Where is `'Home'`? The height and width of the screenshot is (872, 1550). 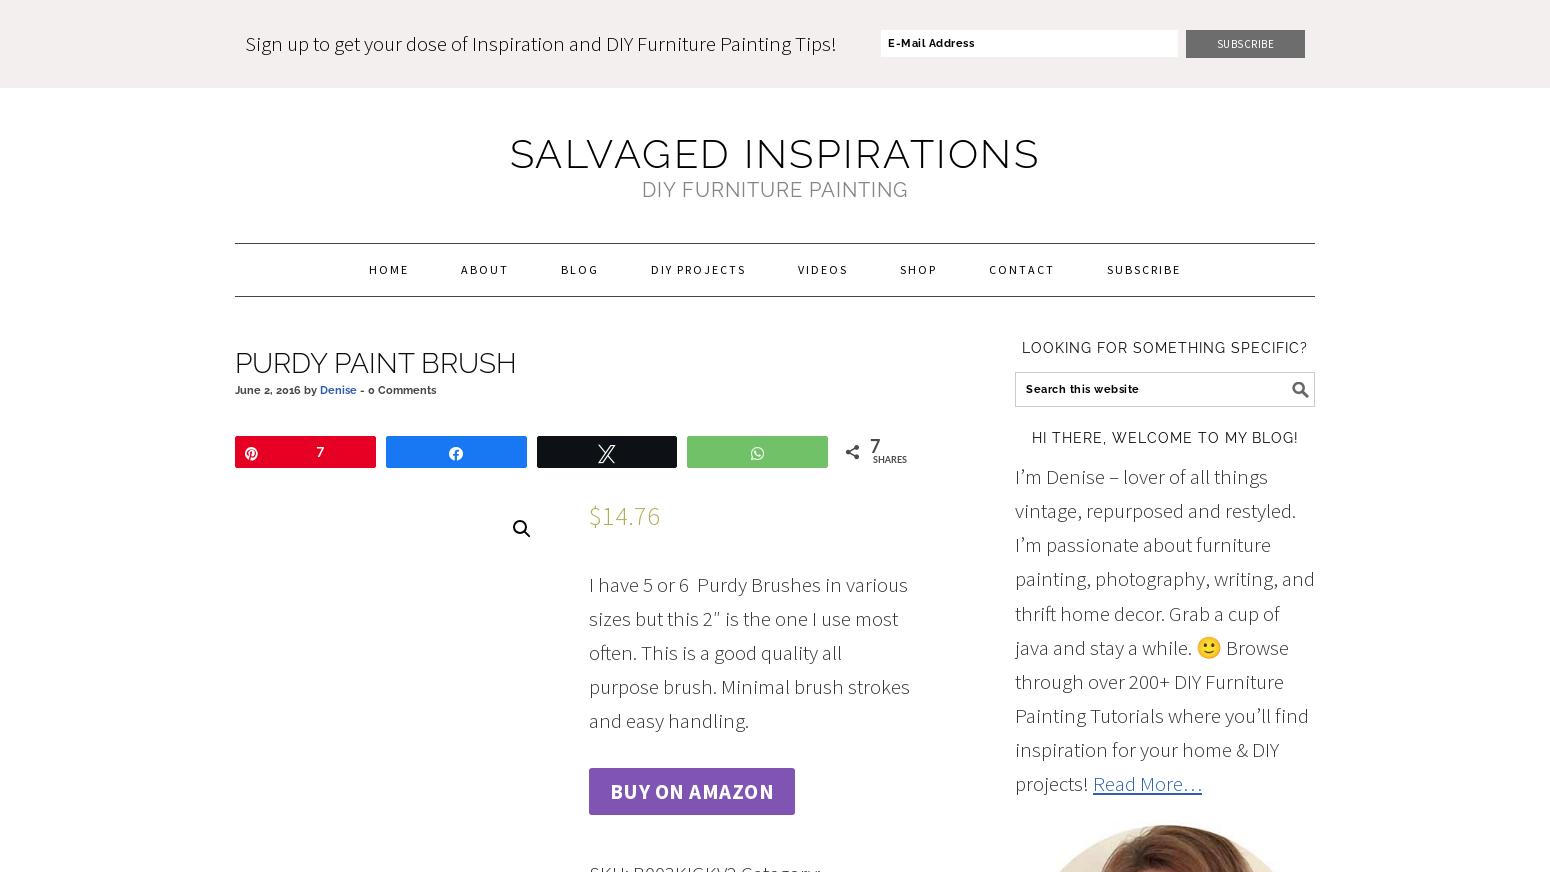 'Home' is located at coordinates (389, 267).